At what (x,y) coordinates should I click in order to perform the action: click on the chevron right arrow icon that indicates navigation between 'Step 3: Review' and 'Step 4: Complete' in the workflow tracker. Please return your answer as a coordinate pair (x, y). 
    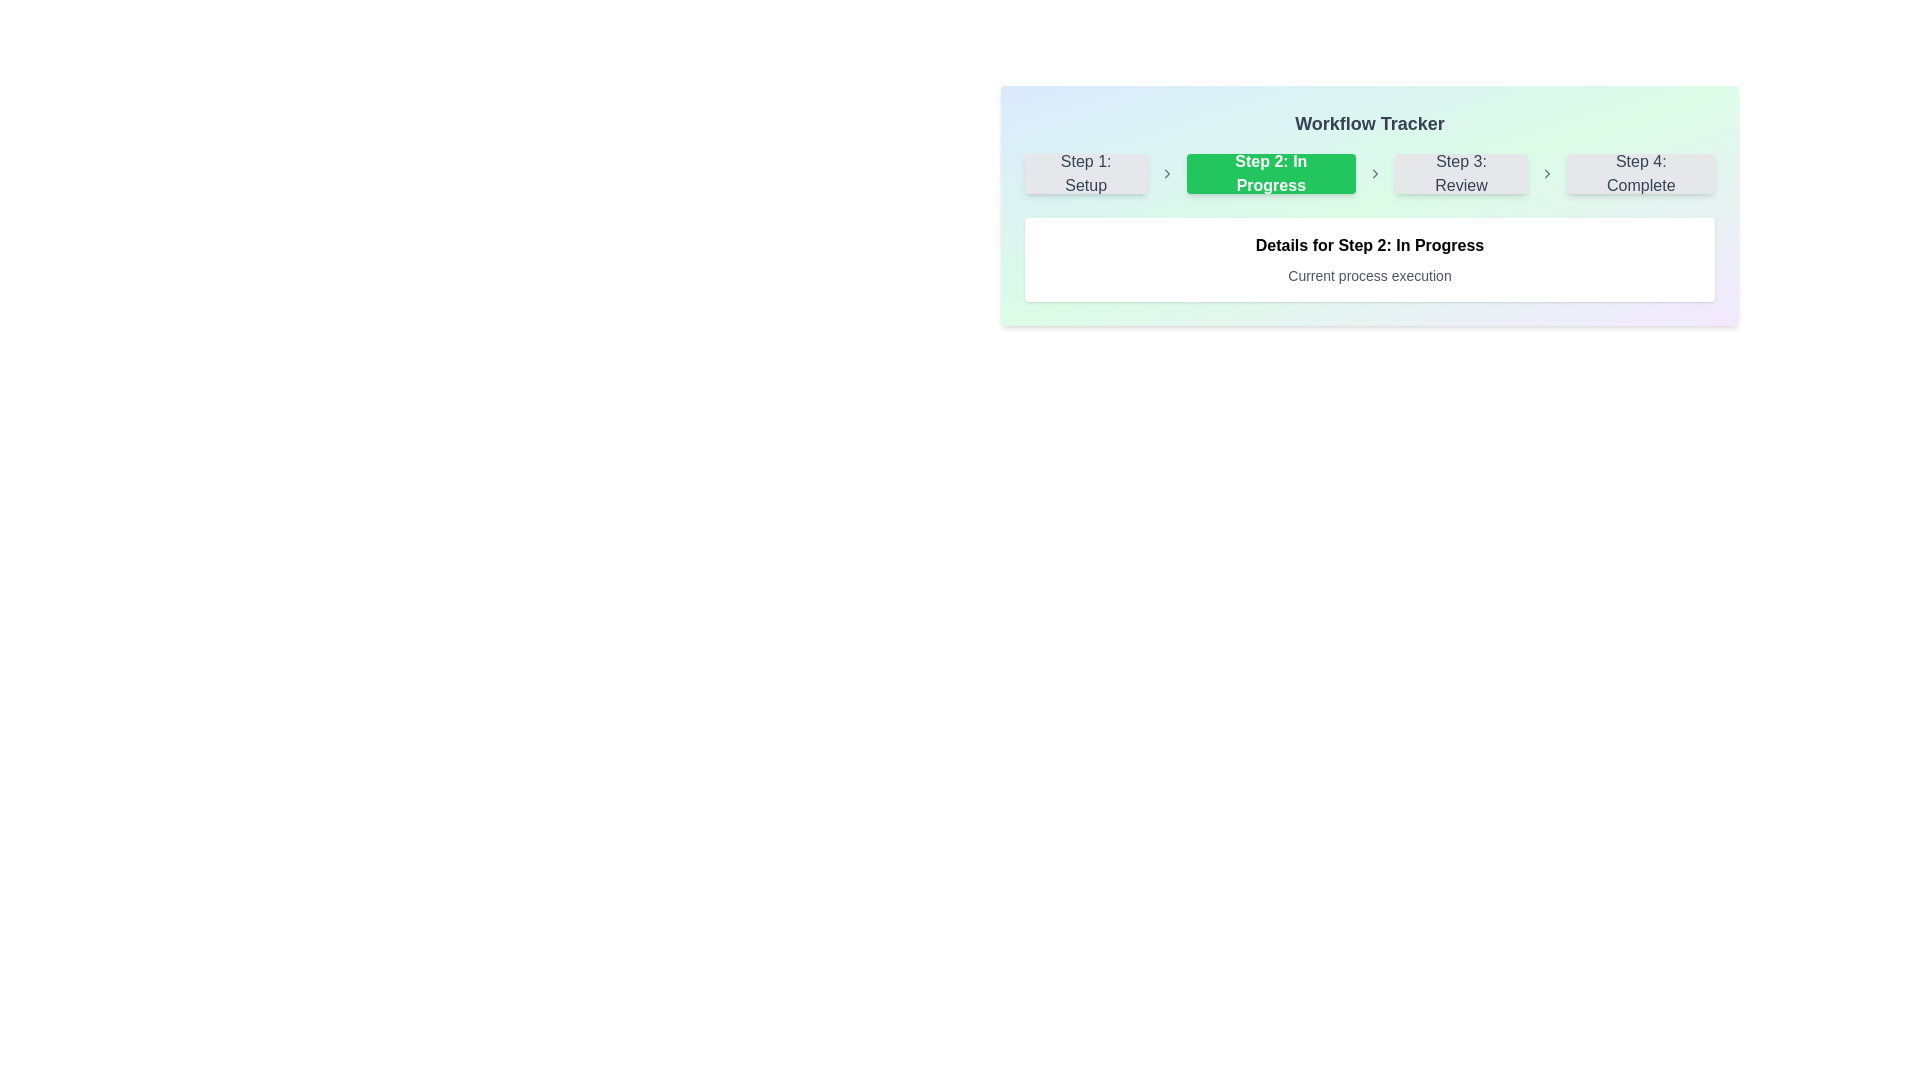
    Looking at the image, I should click on (1546, 172).